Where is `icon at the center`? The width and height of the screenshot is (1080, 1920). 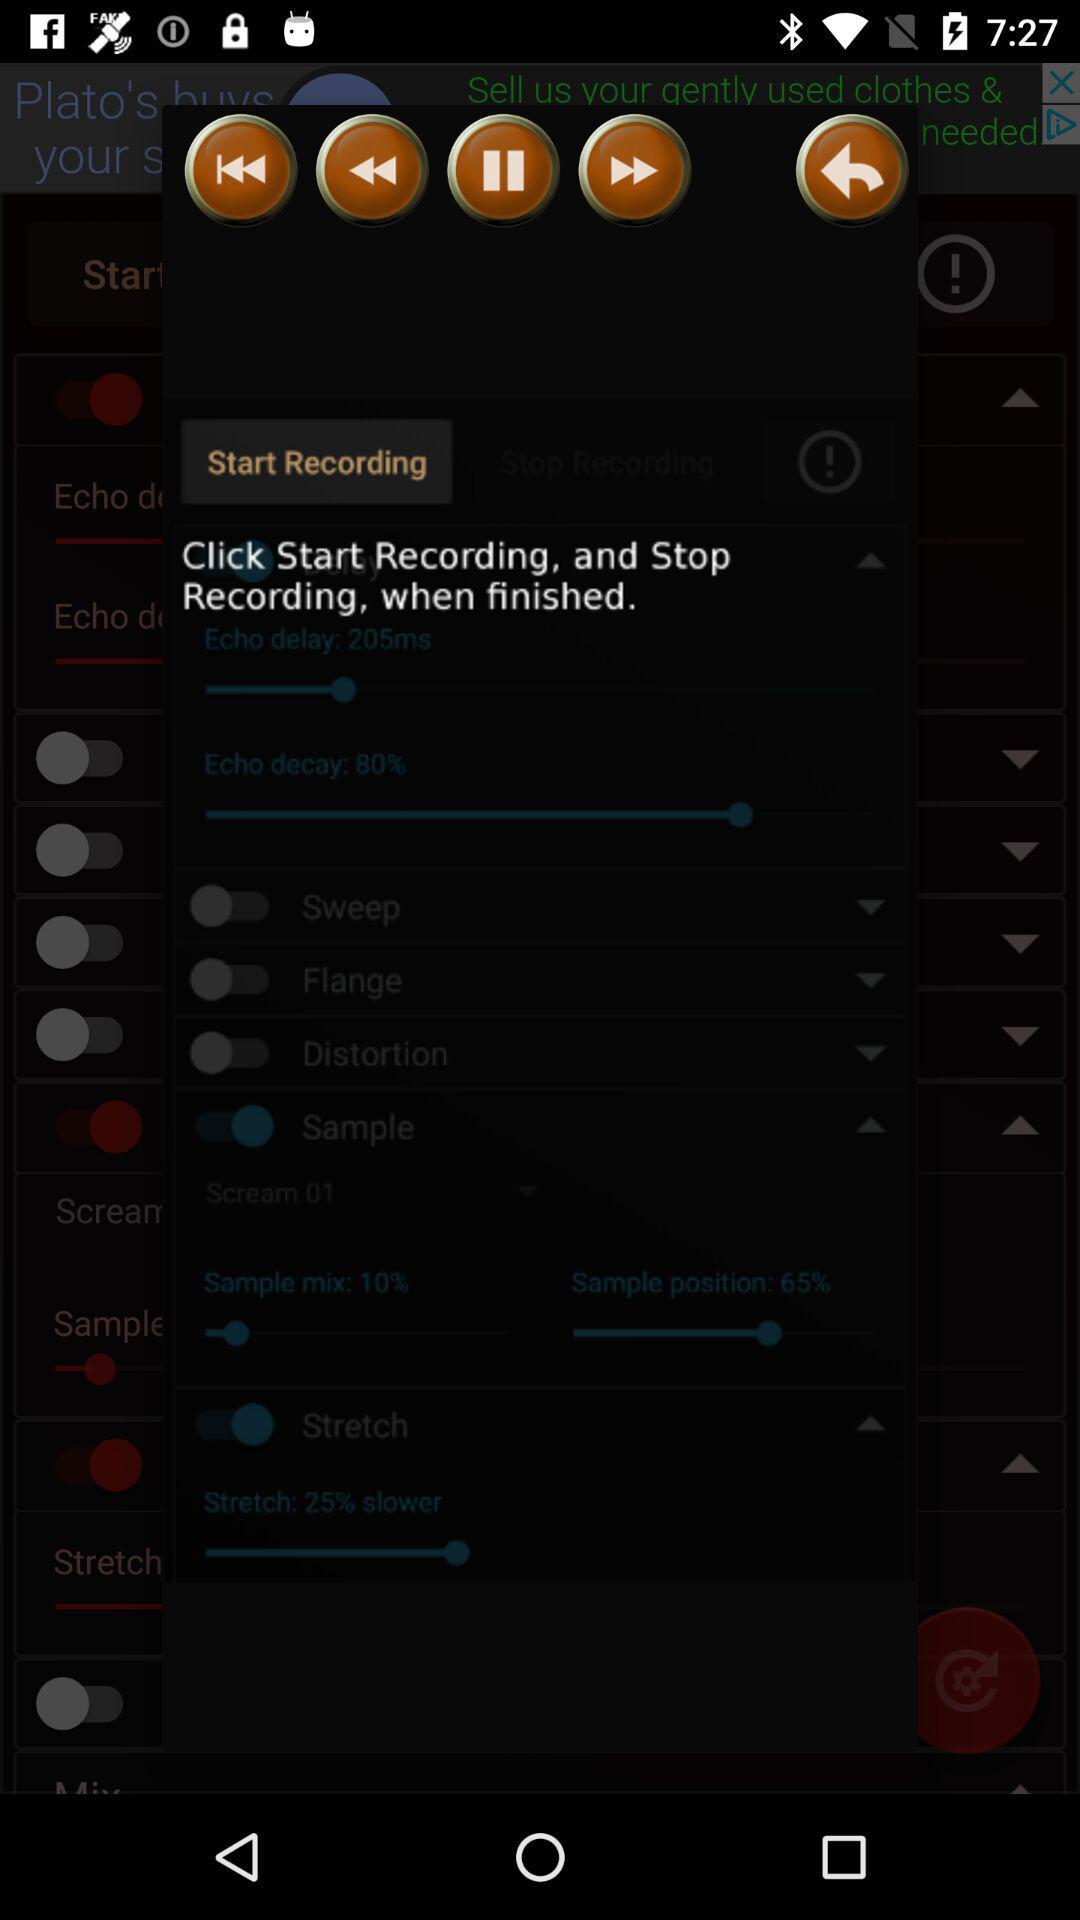
icon at the center is located at coordinates (540, 991).